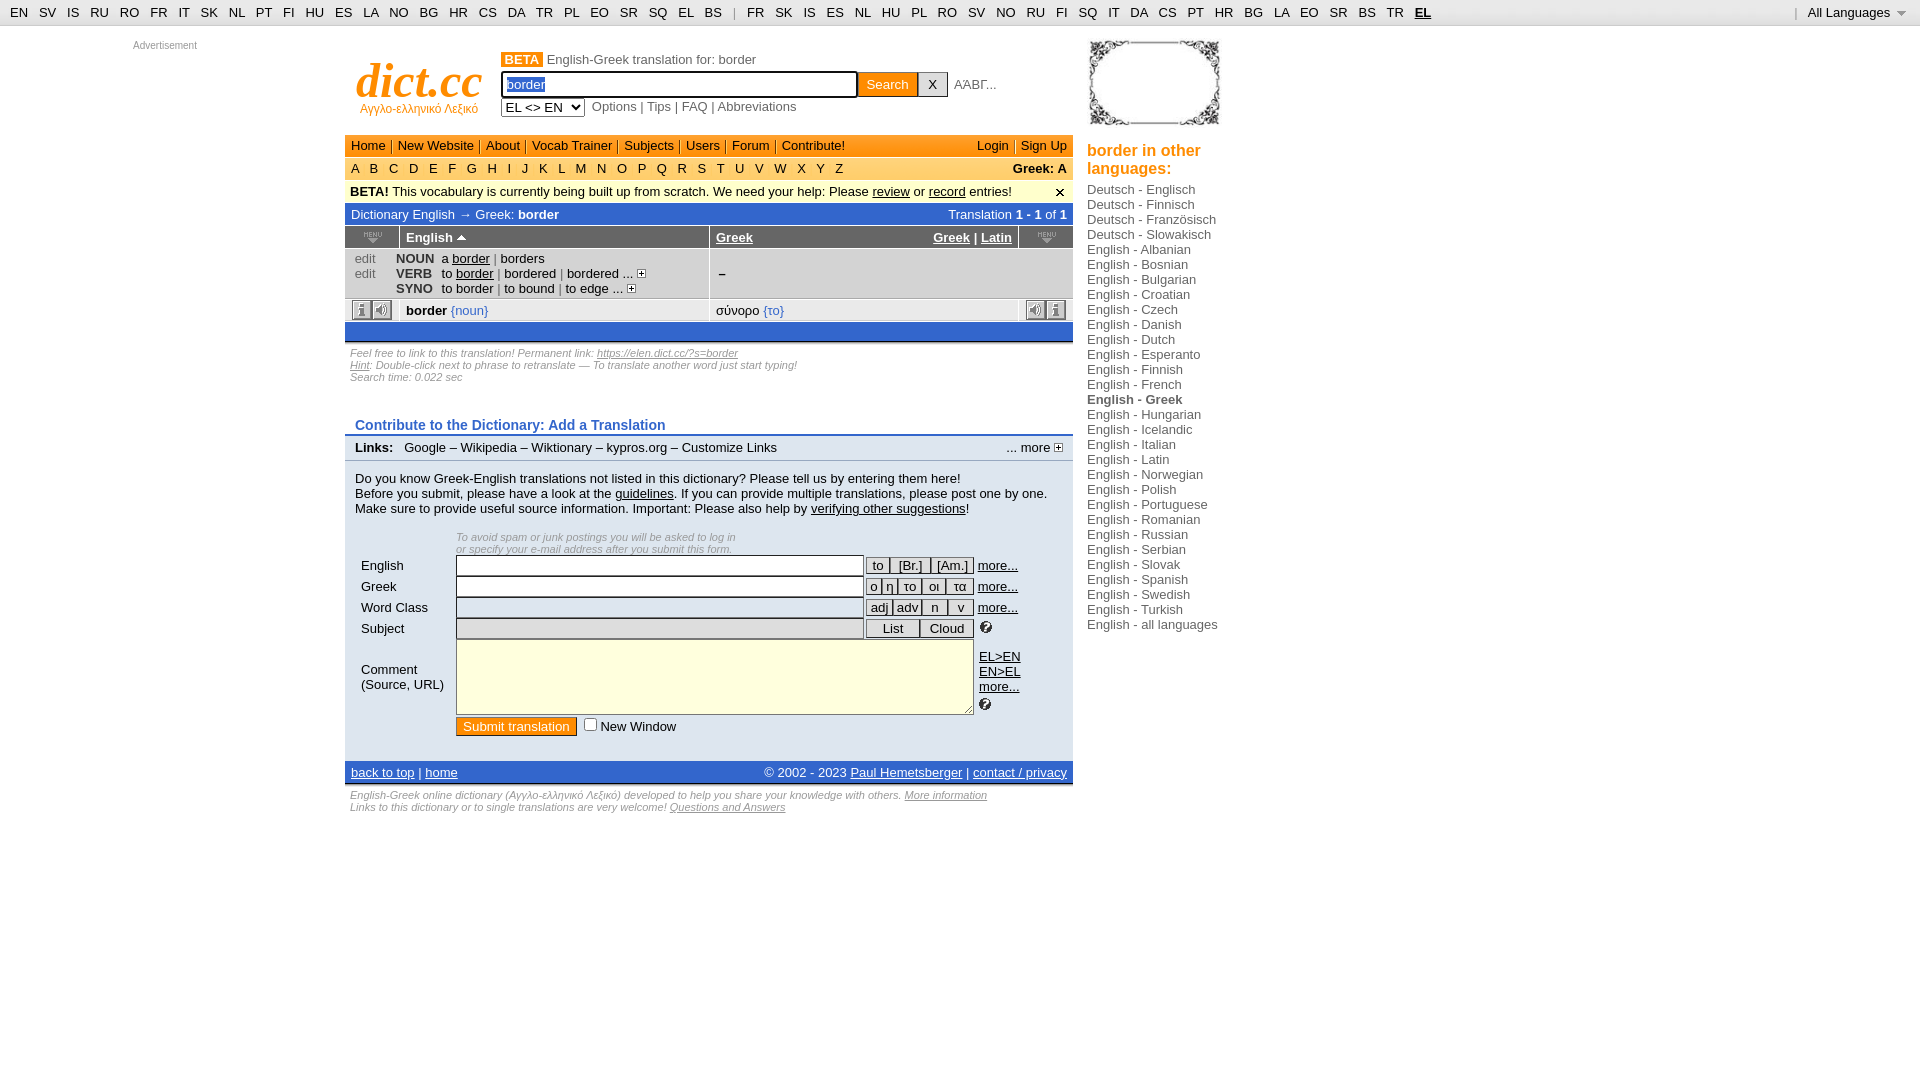 This screenshot has height=1080, width=1920. What do you see at coordinates (980, 236) in the screenshot?
I see `'Latin'` at bounding box center [980, 236].